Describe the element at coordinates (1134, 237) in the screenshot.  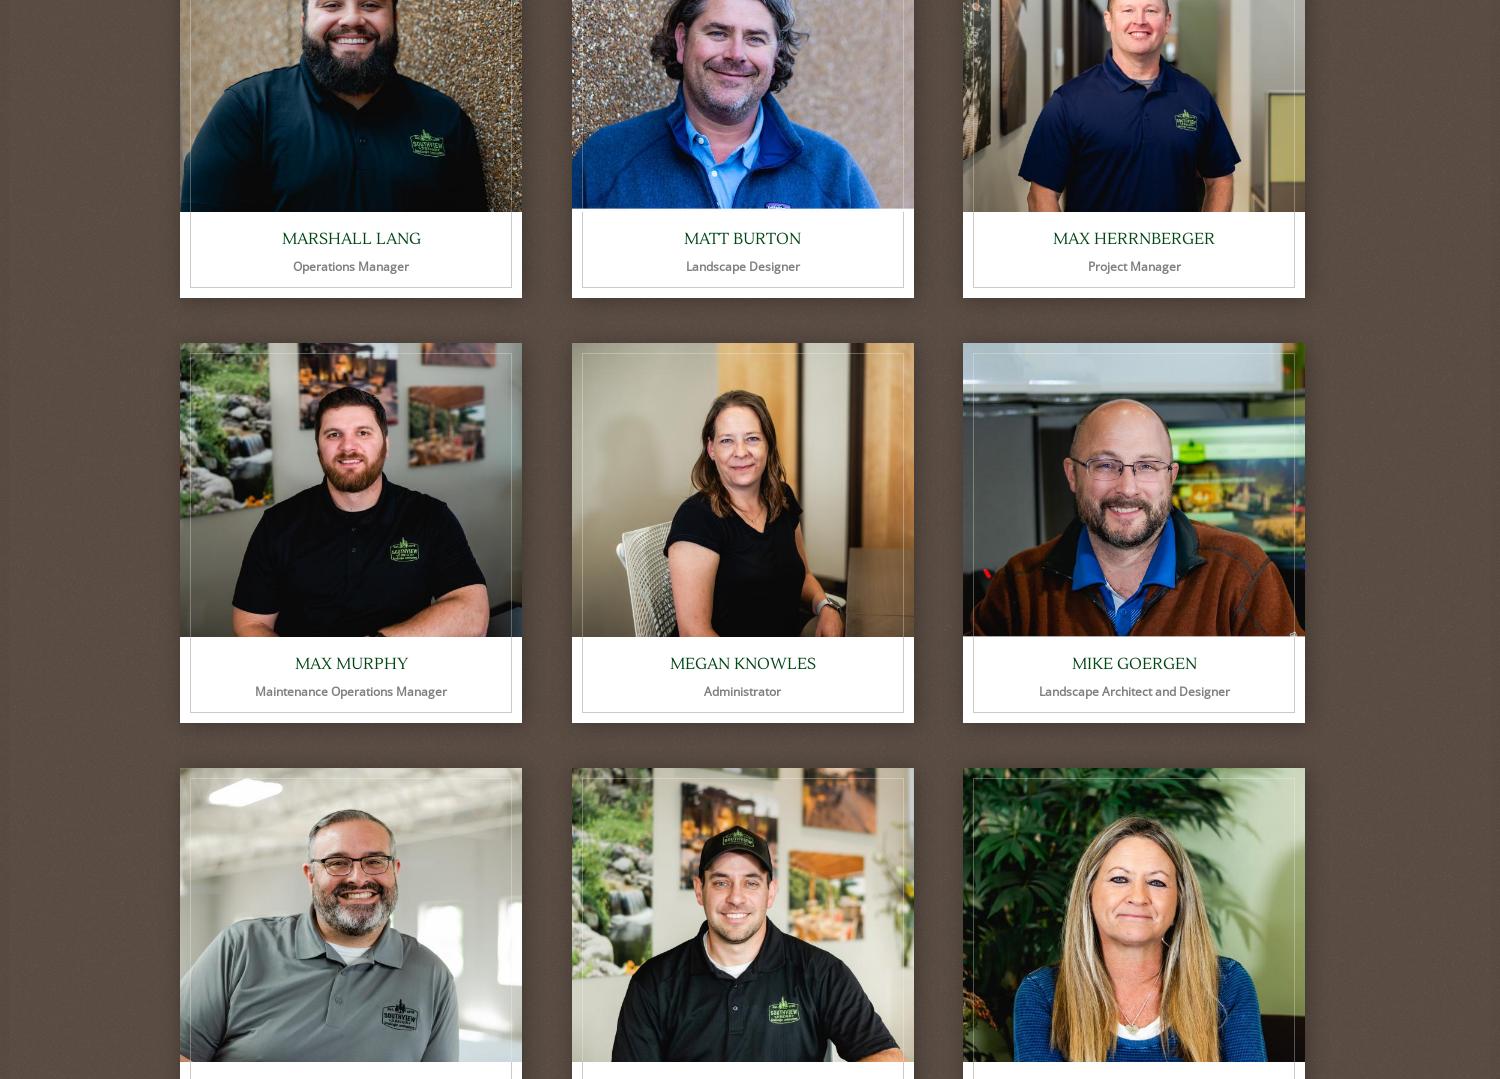
I see `'Max Herrnberger'` at that location.